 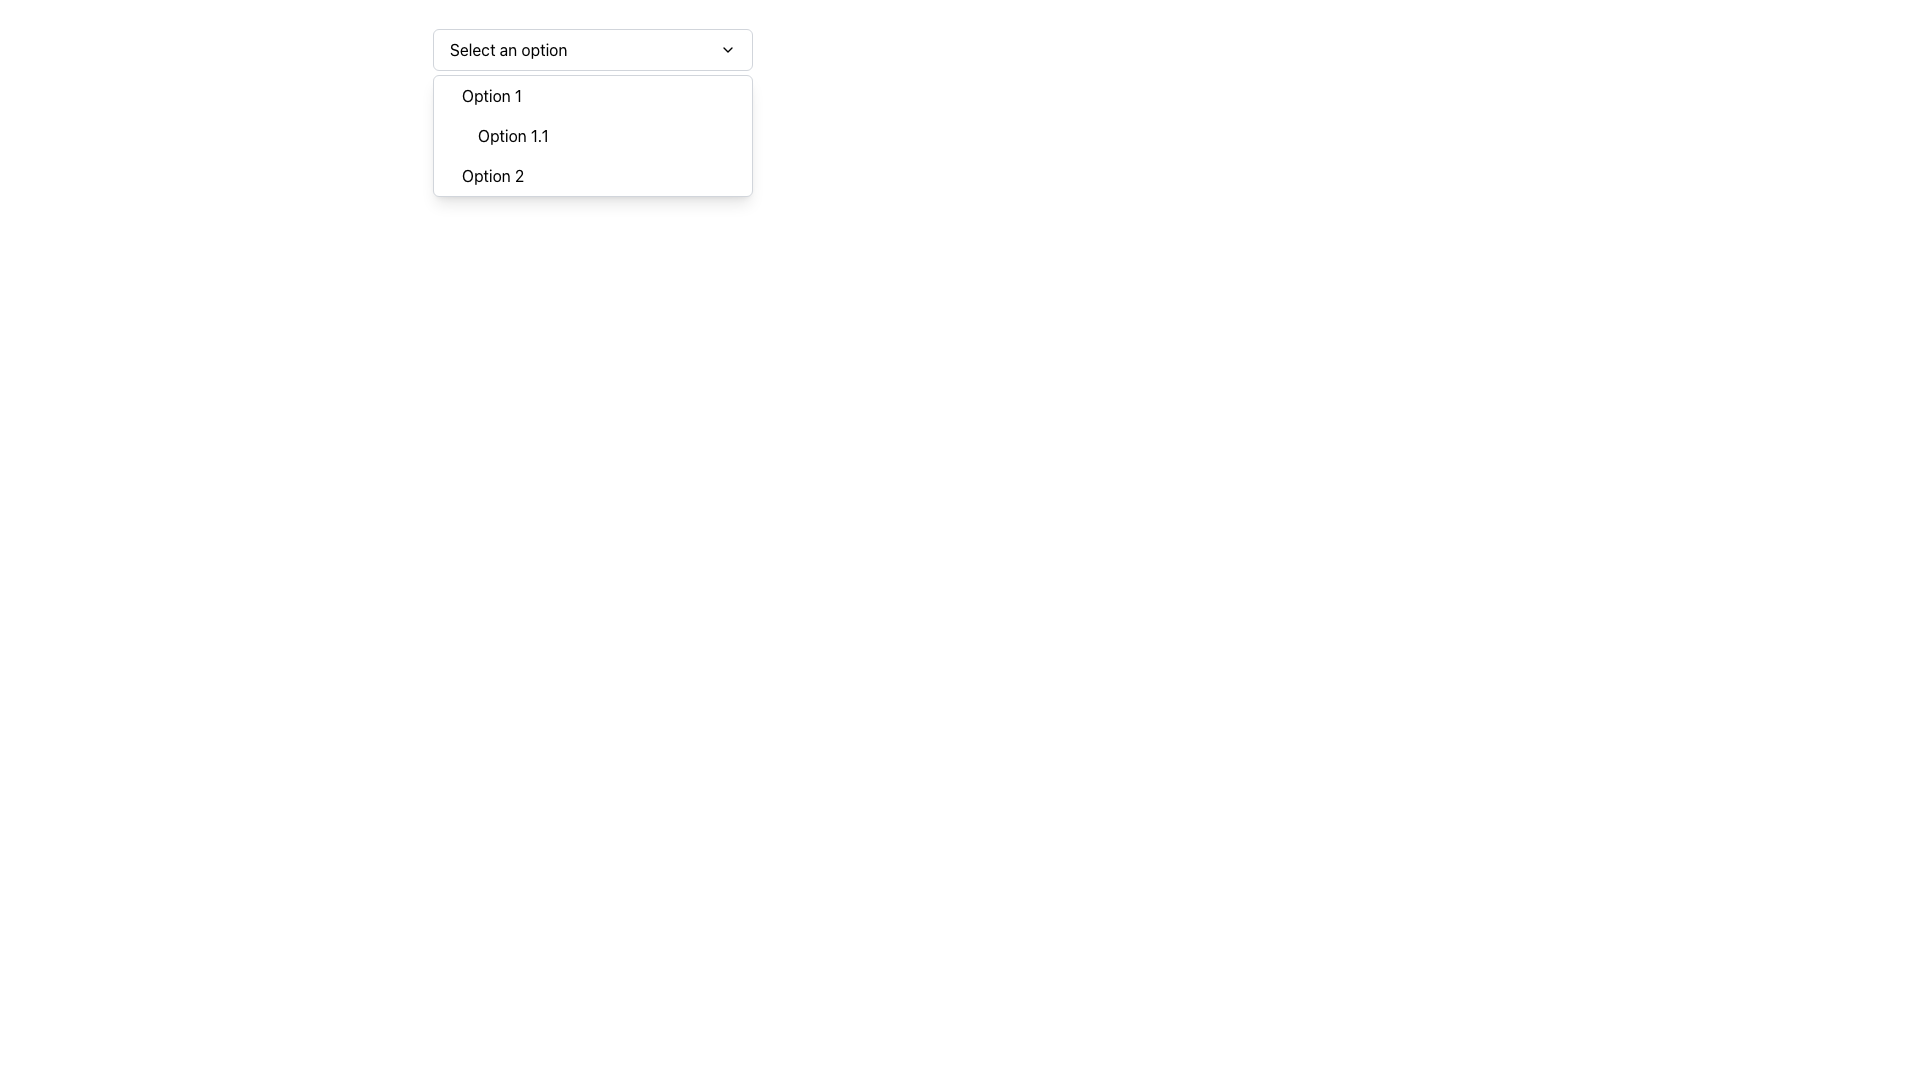 I want to click on the third option in the dropdown menu, labeled 'Option 2', to trigger its hover state, so click(x=599, y=175).